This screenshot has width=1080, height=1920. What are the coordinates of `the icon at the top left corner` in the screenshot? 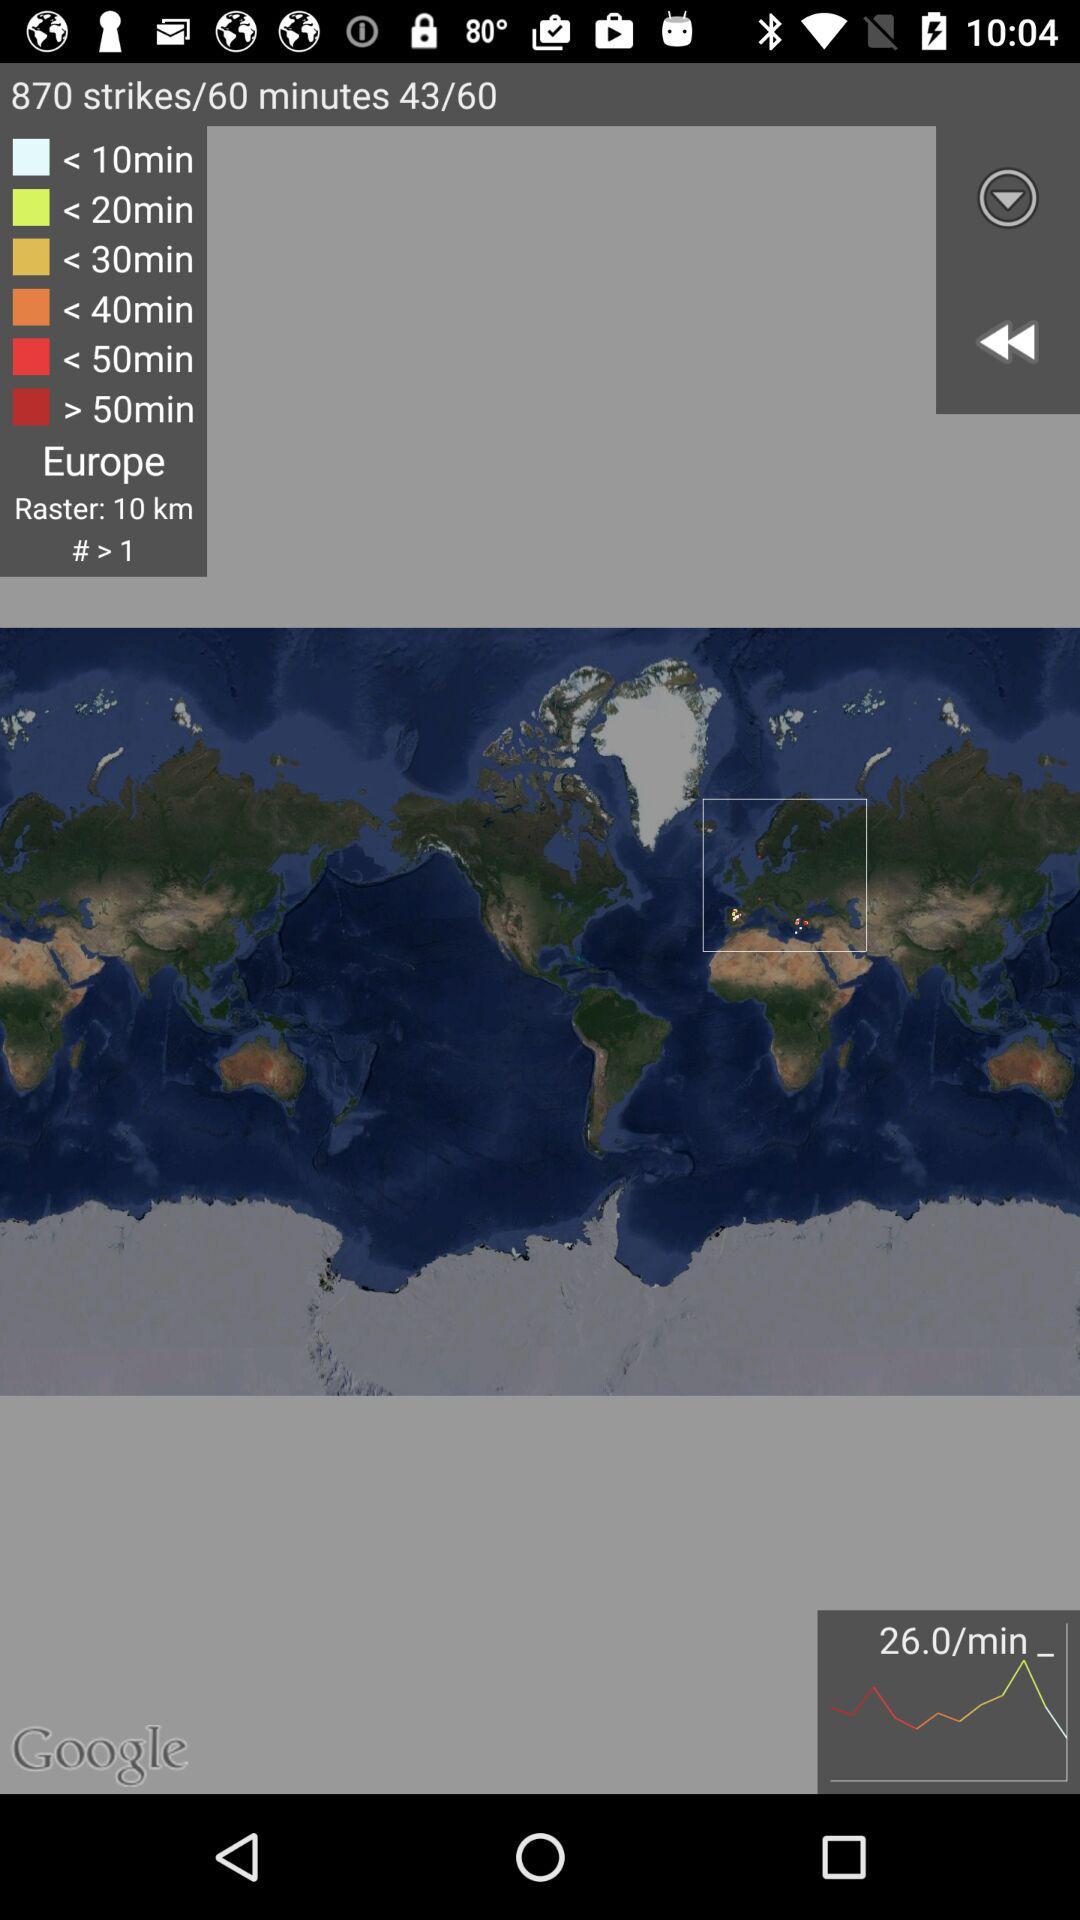 It's located at (103, 351).